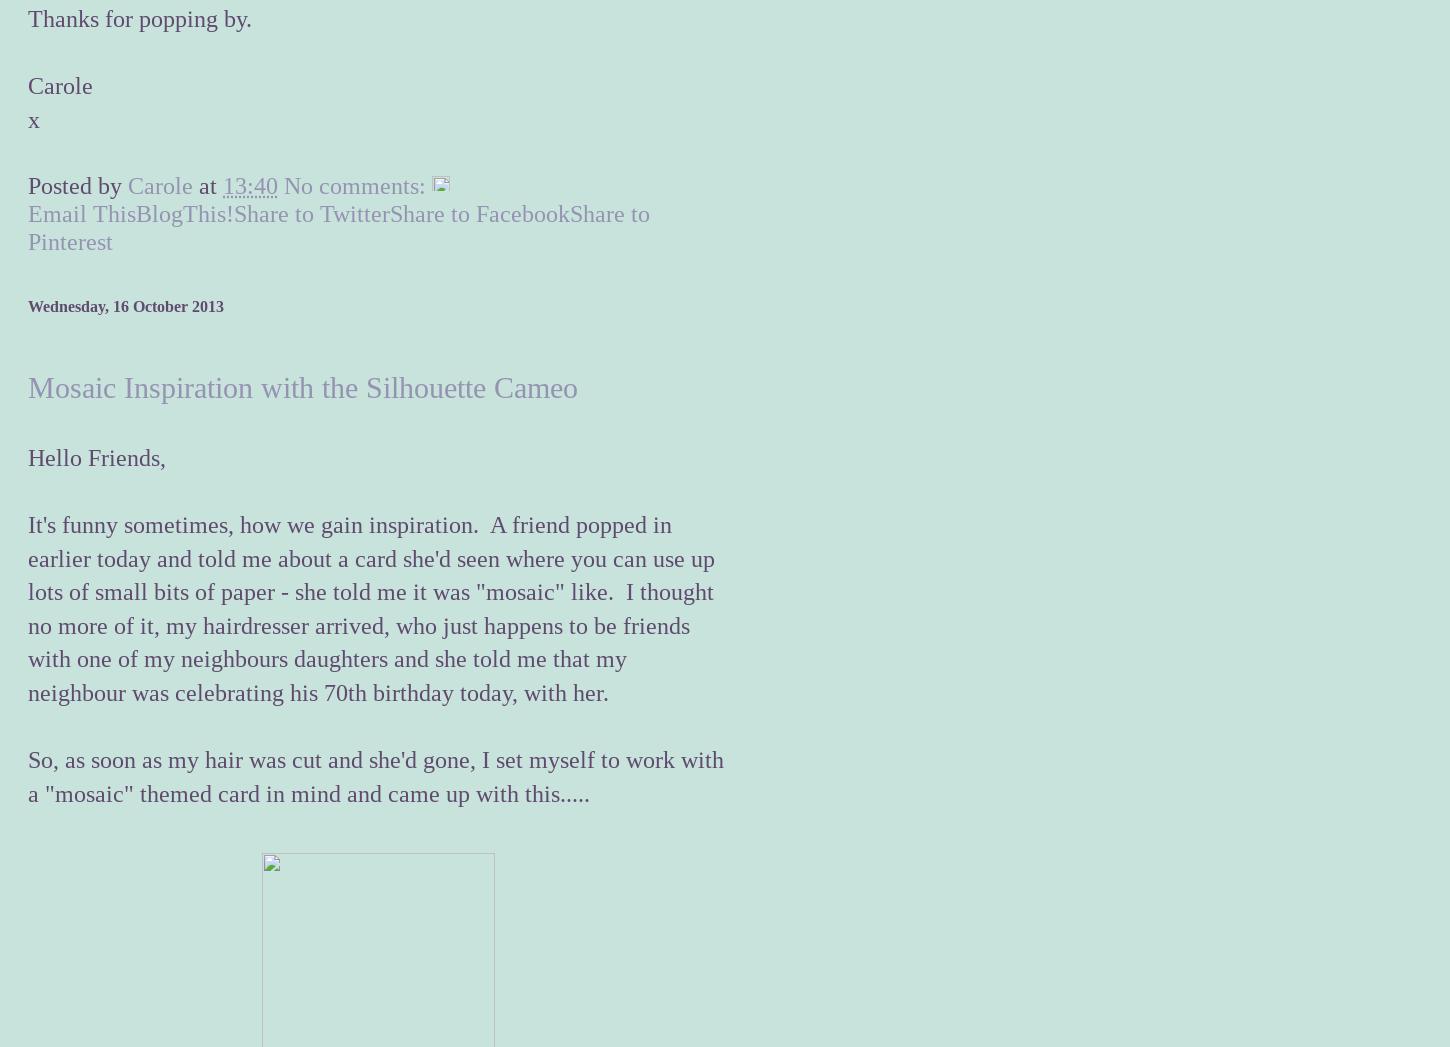 The height and width of the screenshot is (1047, 1450). I want to click on 'Hello Friends,', so click(27, 457).